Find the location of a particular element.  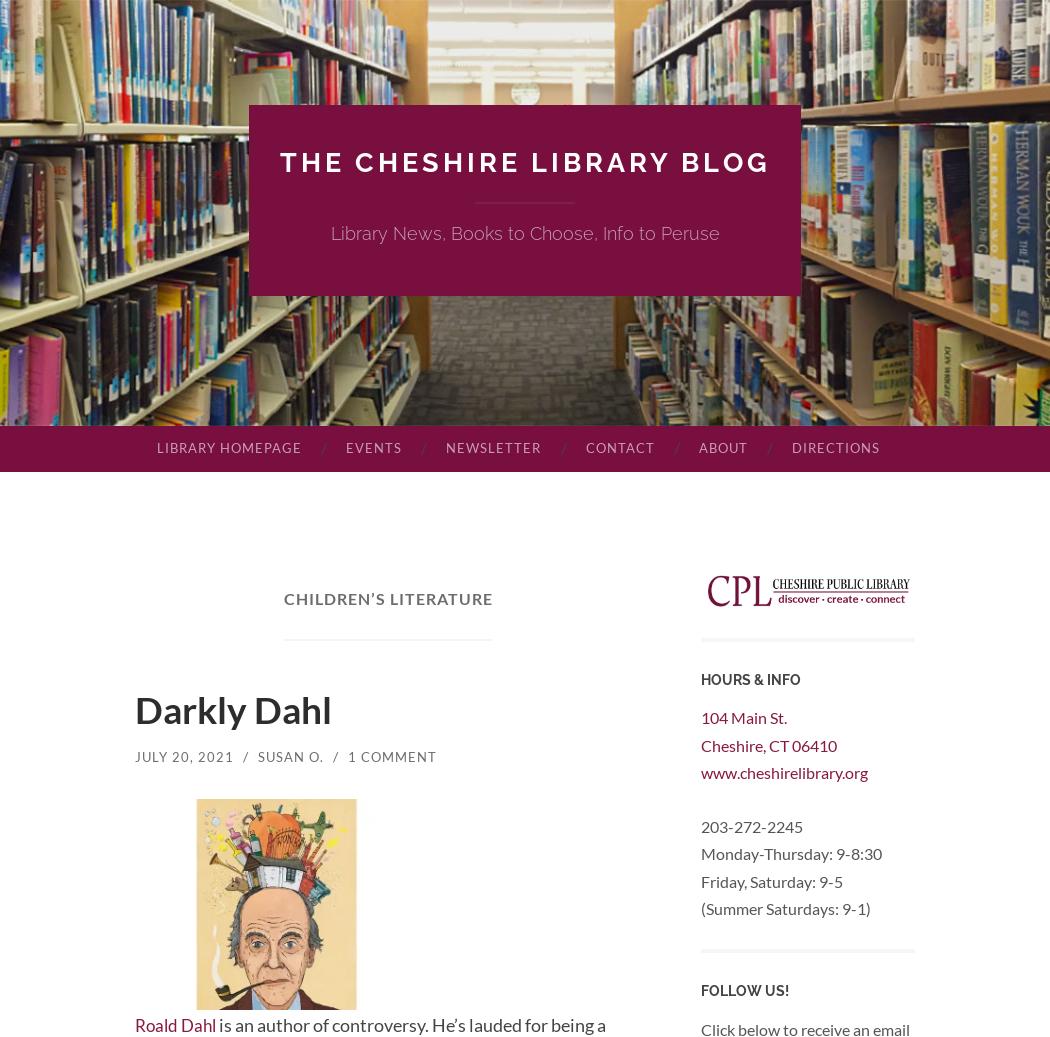

'Roald Dahl' is located at coordinates (178, 1024).